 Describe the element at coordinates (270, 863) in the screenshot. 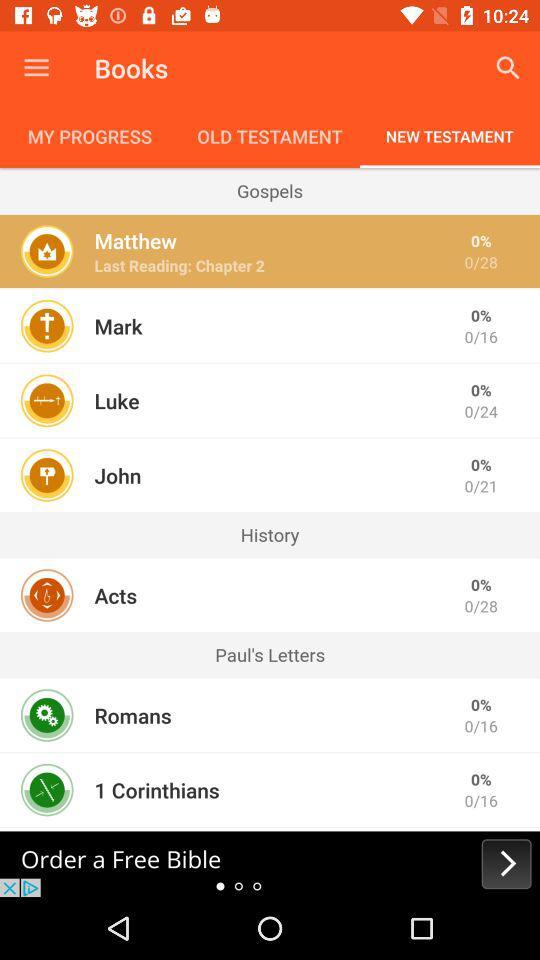

I see `bible` at that location.